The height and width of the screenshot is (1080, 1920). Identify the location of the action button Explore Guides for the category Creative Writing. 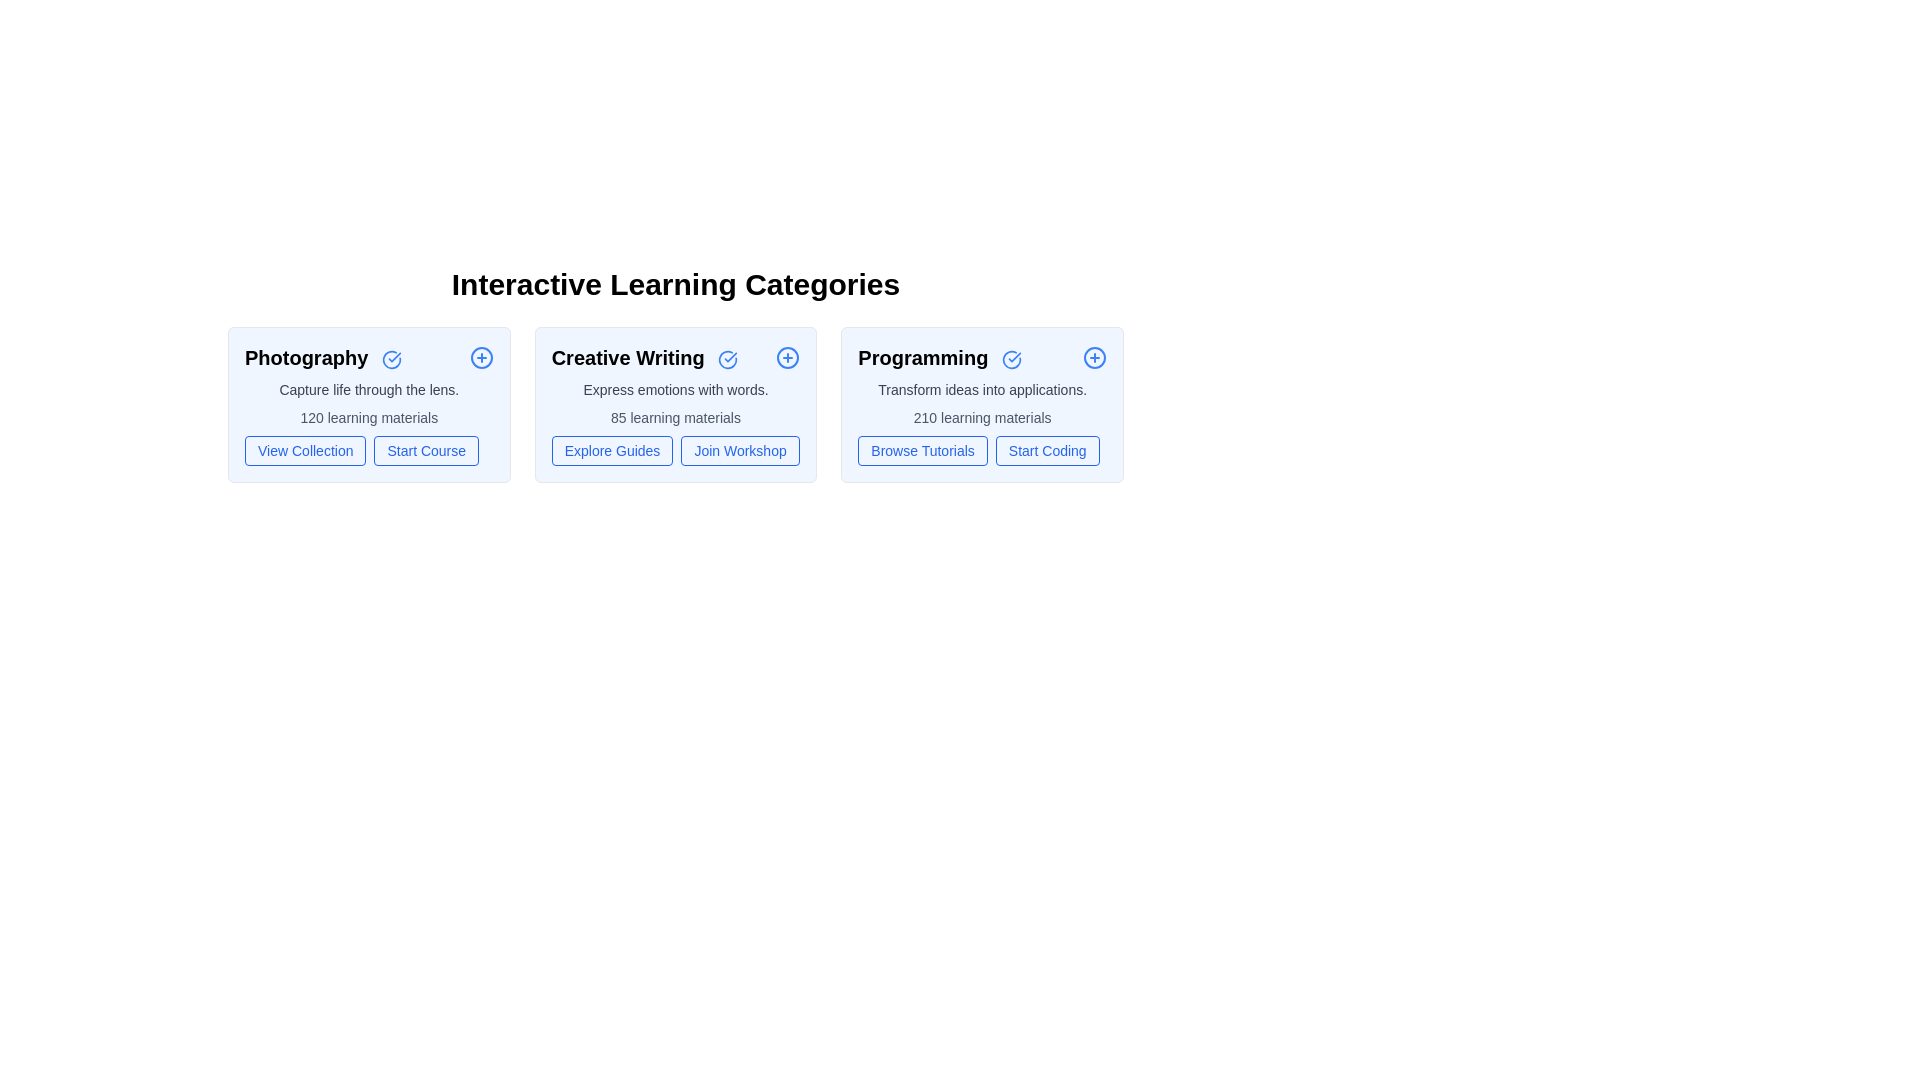
(611, 451).